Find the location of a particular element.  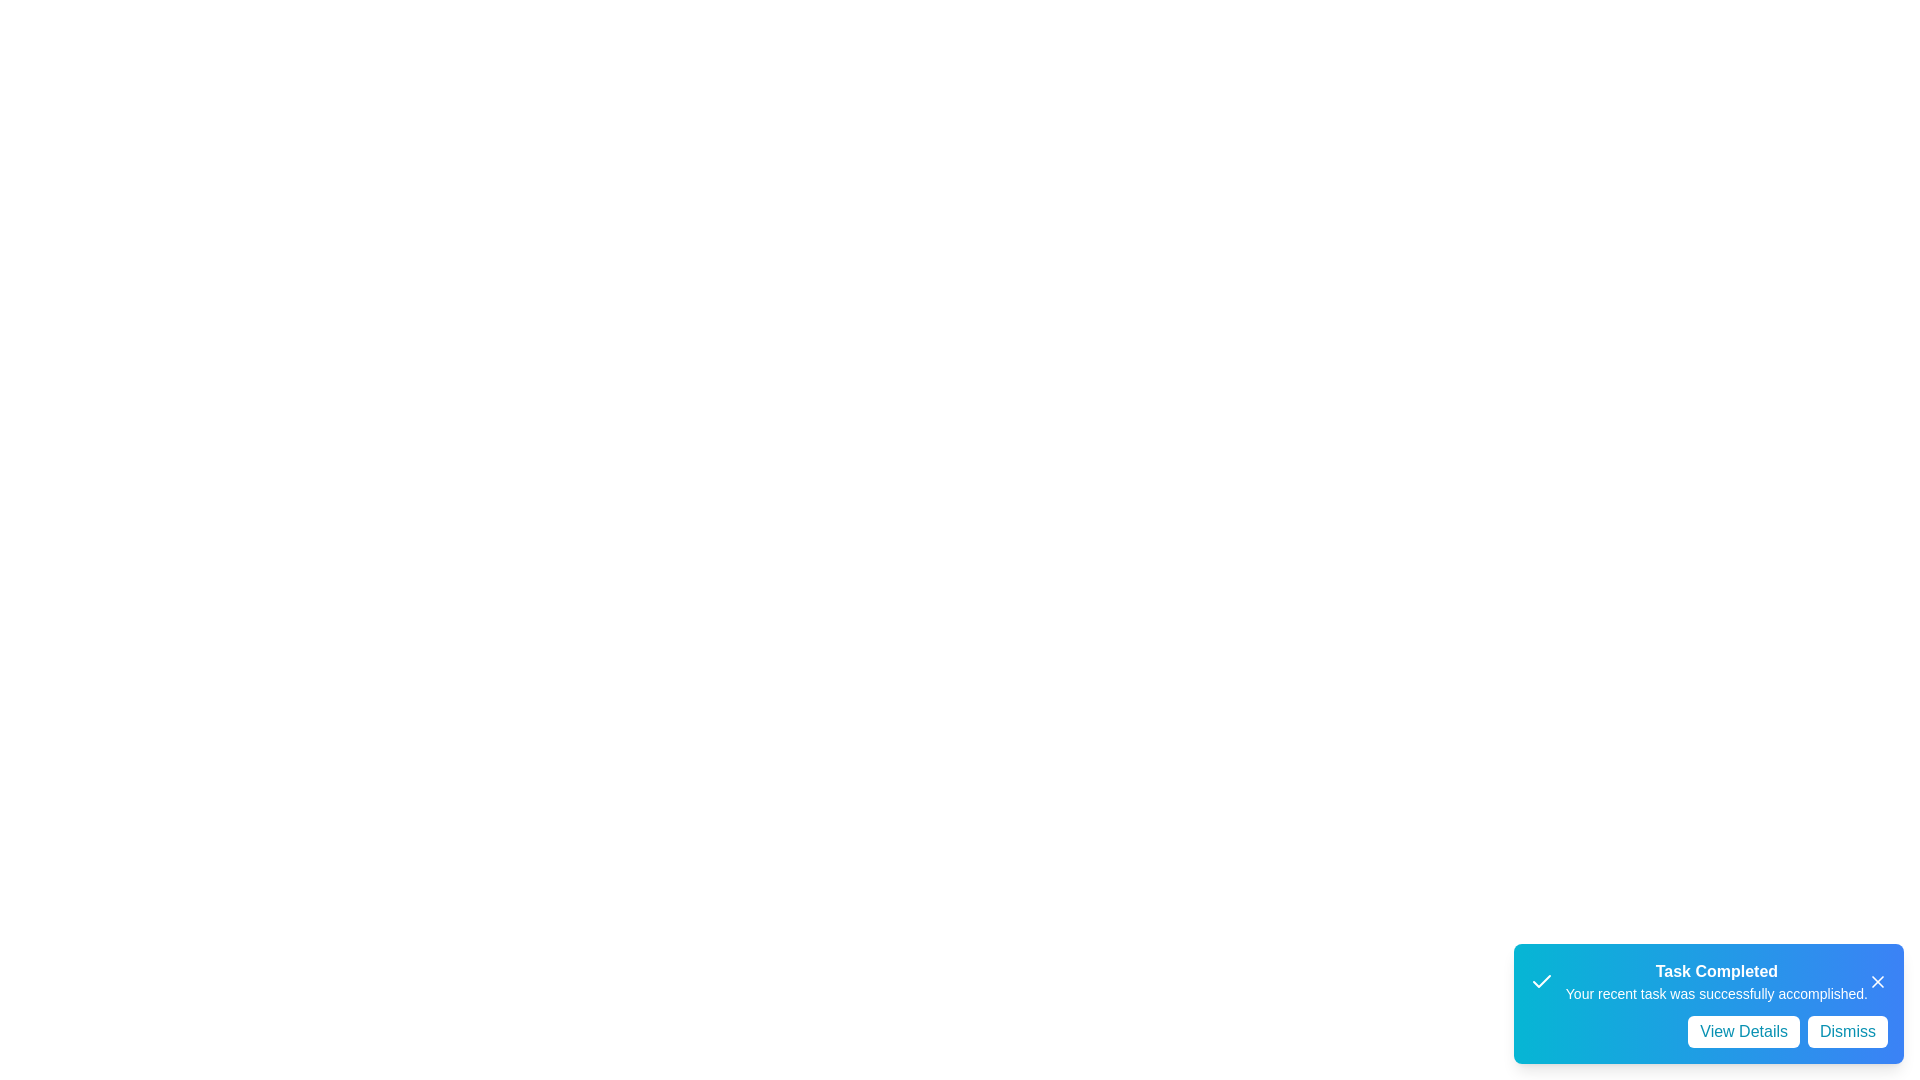

message from the Notification Banner that displays 'Task Completed' and 'Your recent task was successfully accomplished.' is located at coordinates (1707, 981).